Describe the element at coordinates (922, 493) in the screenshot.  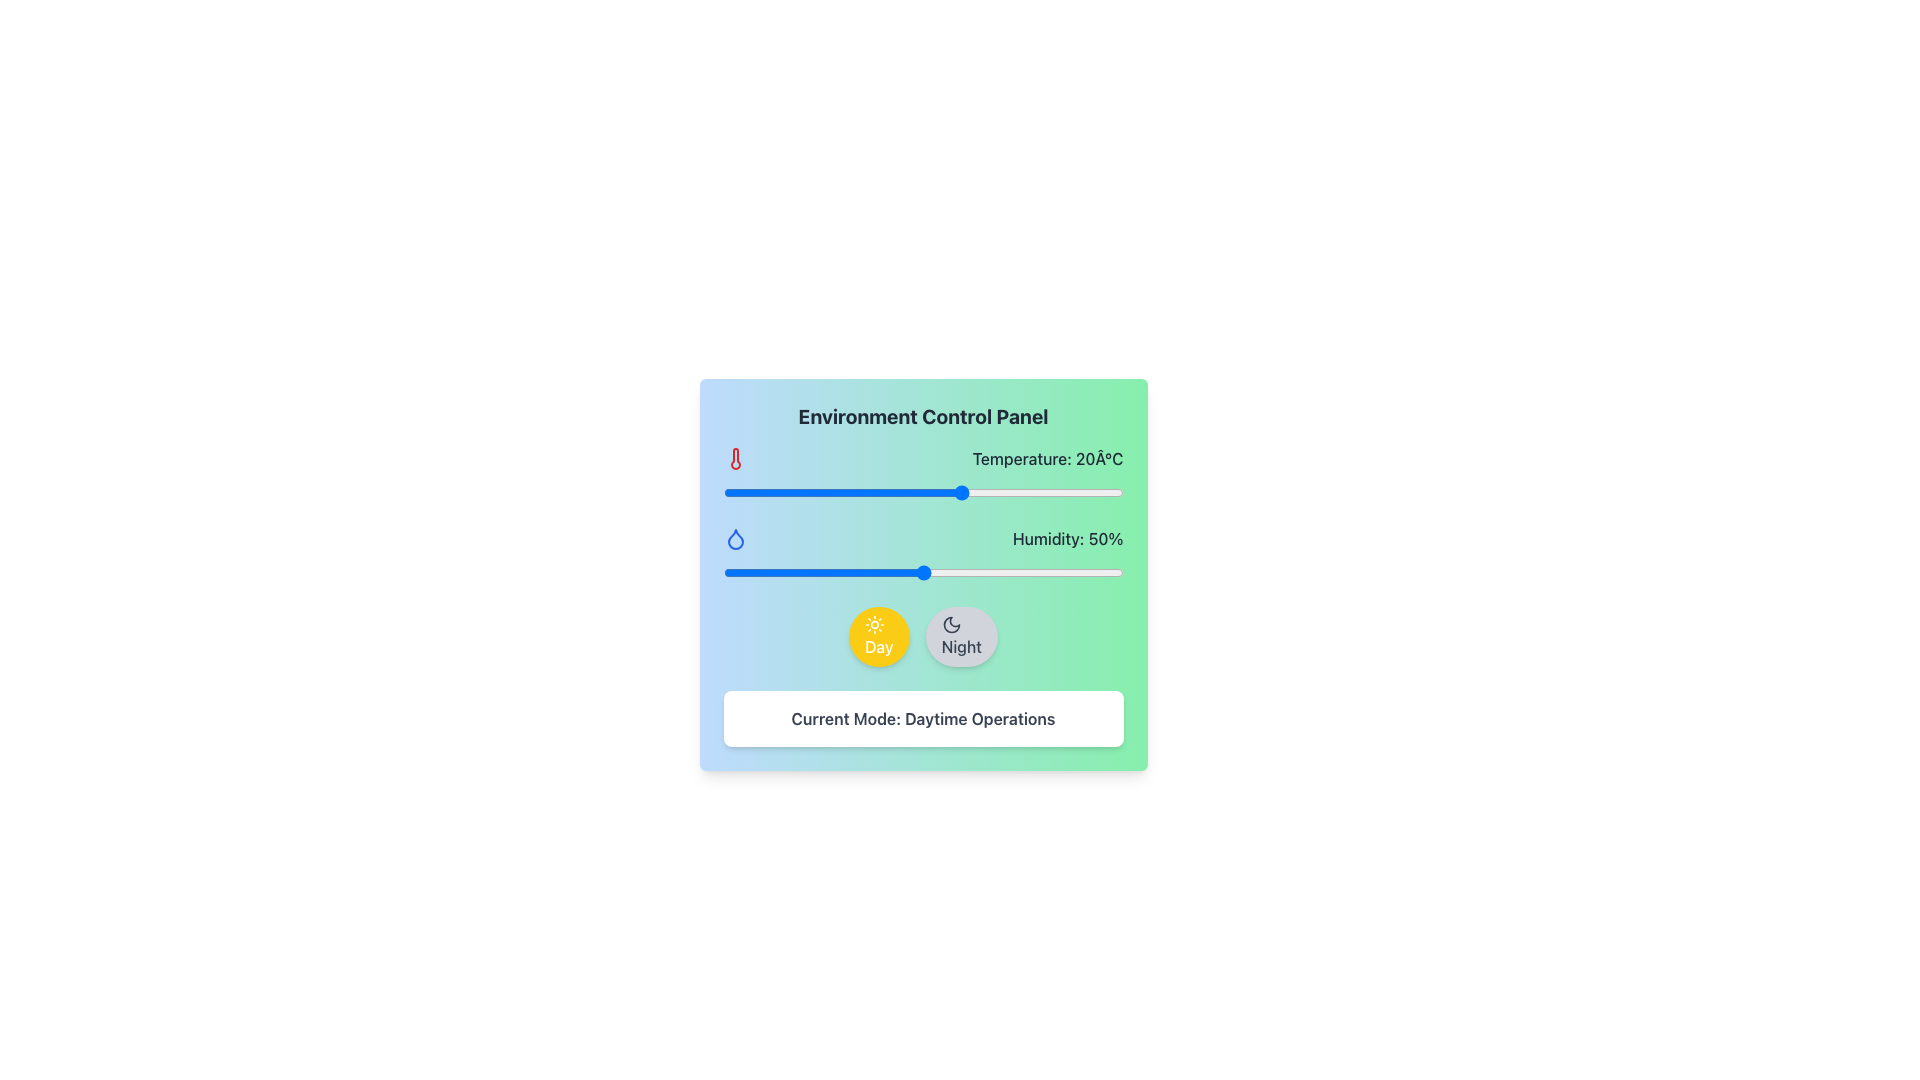
I see `the handle of the Range slider for adjusting the temperature, which has a red gradient track and is labeled 'Temperature: 20°C'` at that location.